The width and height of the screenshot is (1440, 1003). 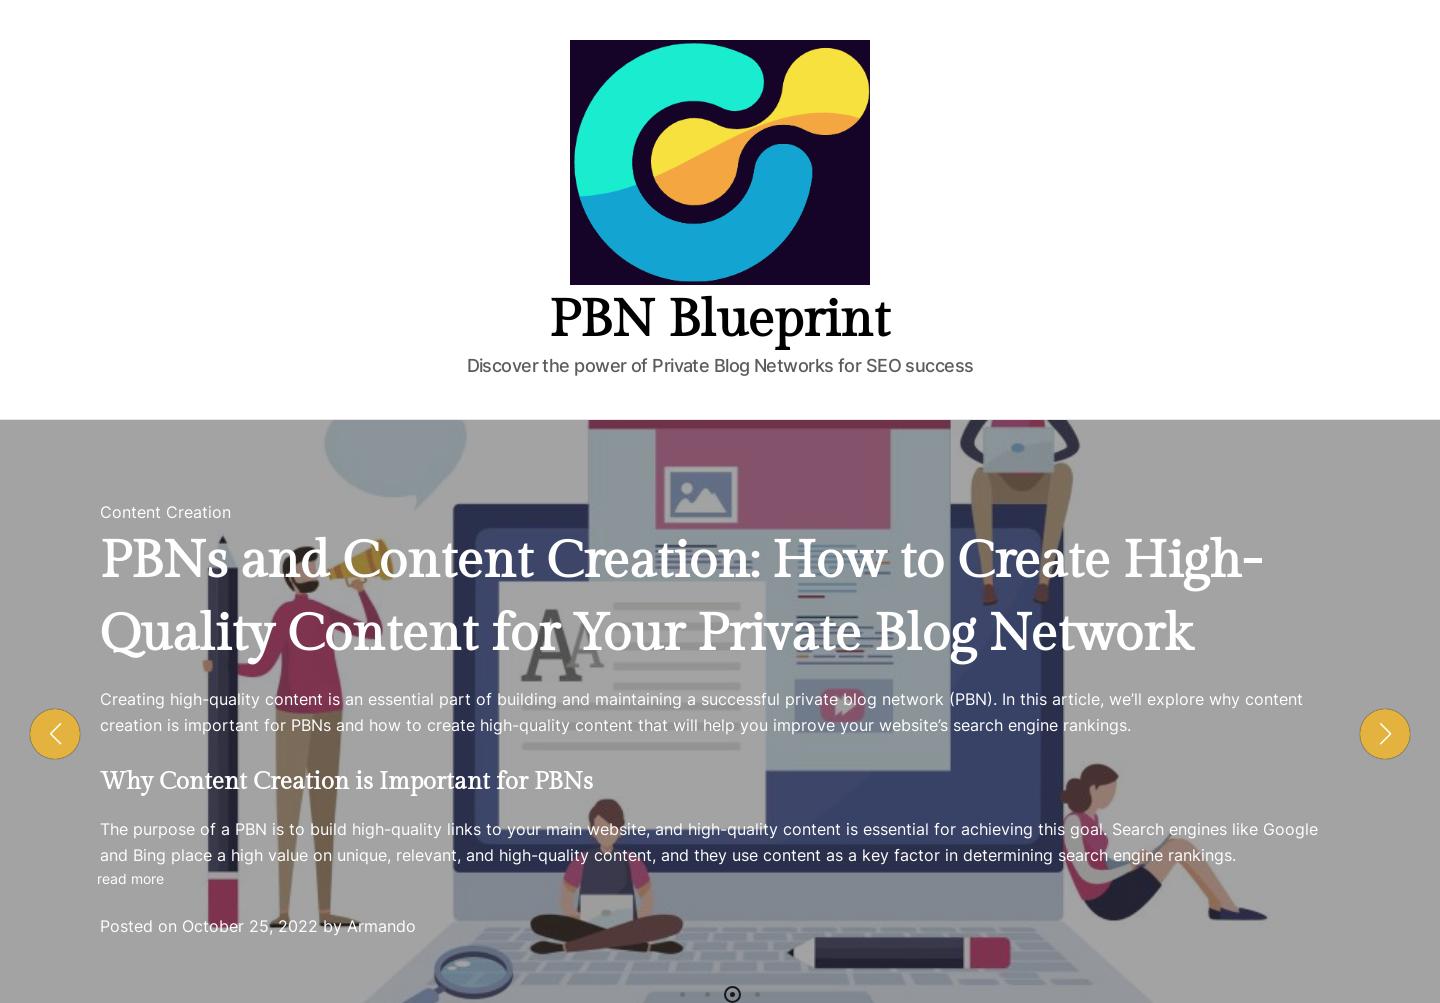 I want to click on 'April 4, 2022', so click(x=1097, y=290).